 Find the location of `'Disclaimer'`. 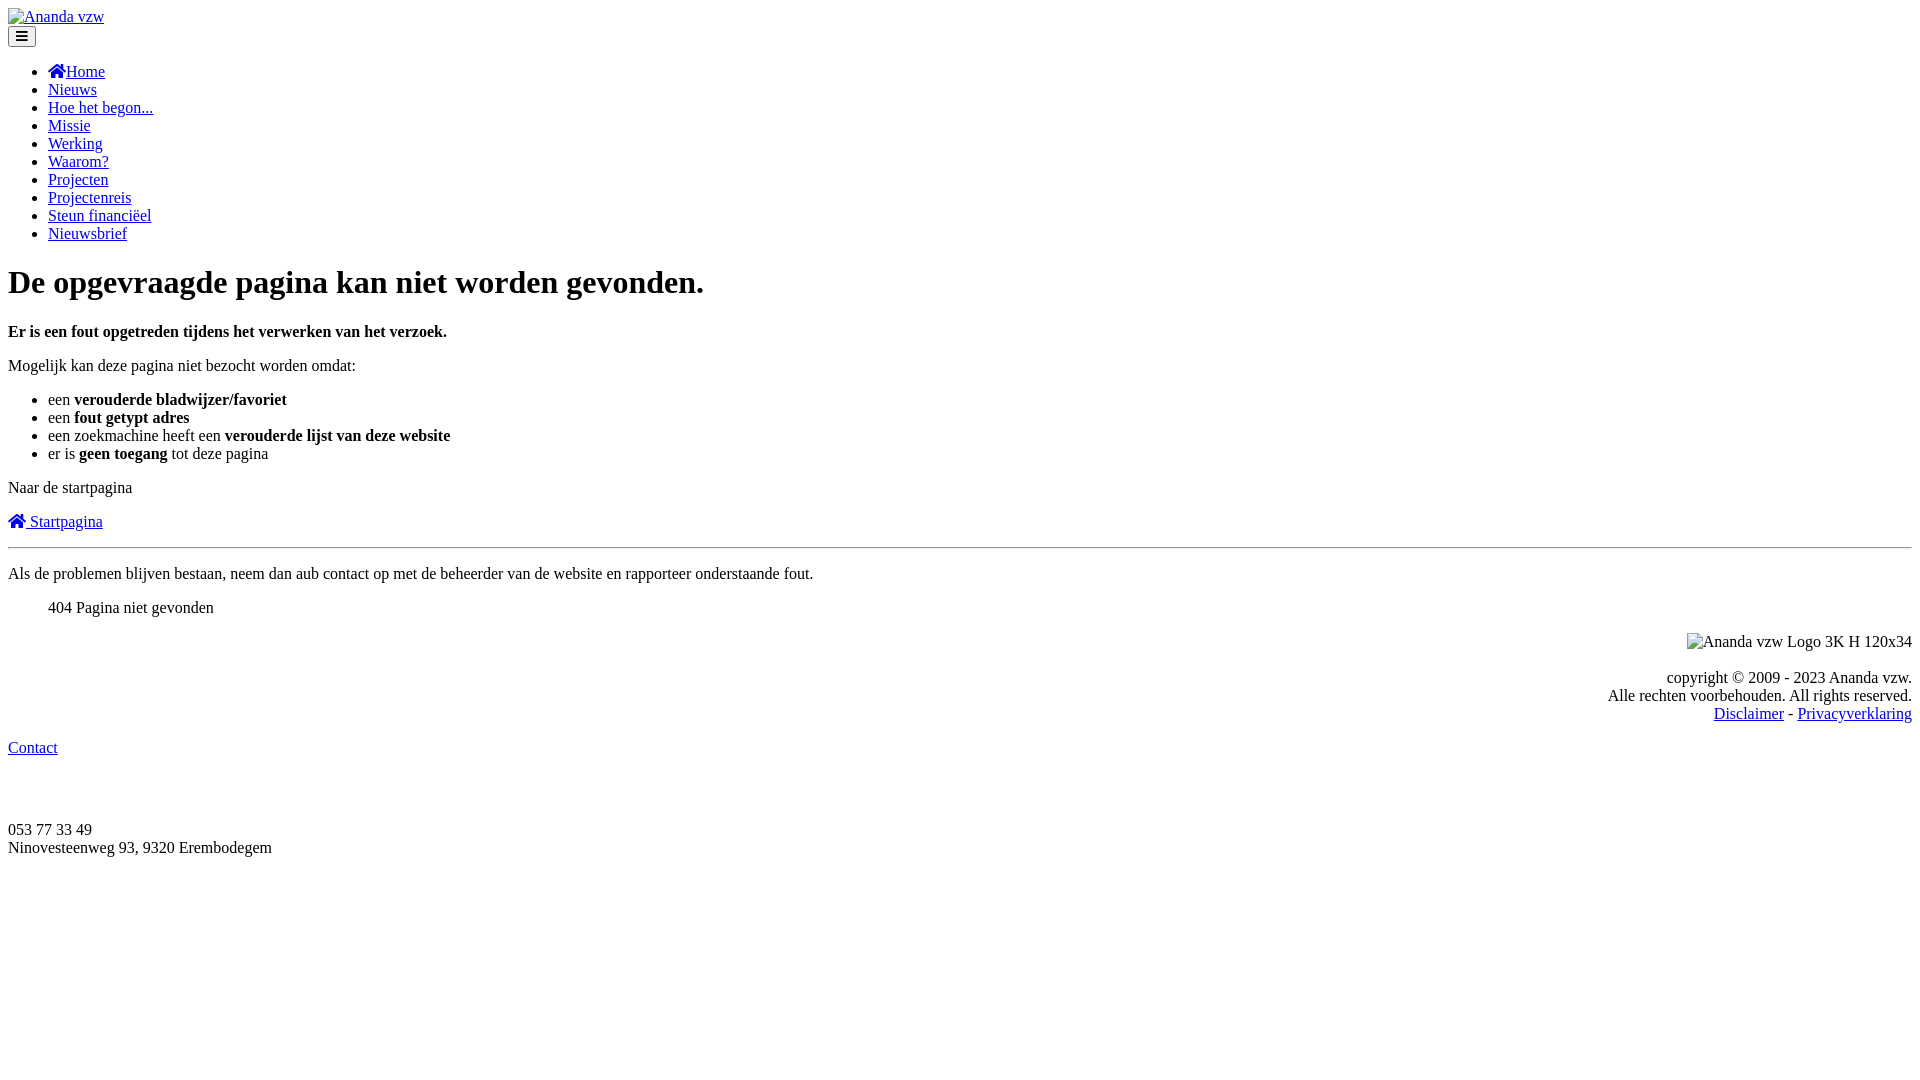

'Disclaimer' is located at coordinates (1747, 712).